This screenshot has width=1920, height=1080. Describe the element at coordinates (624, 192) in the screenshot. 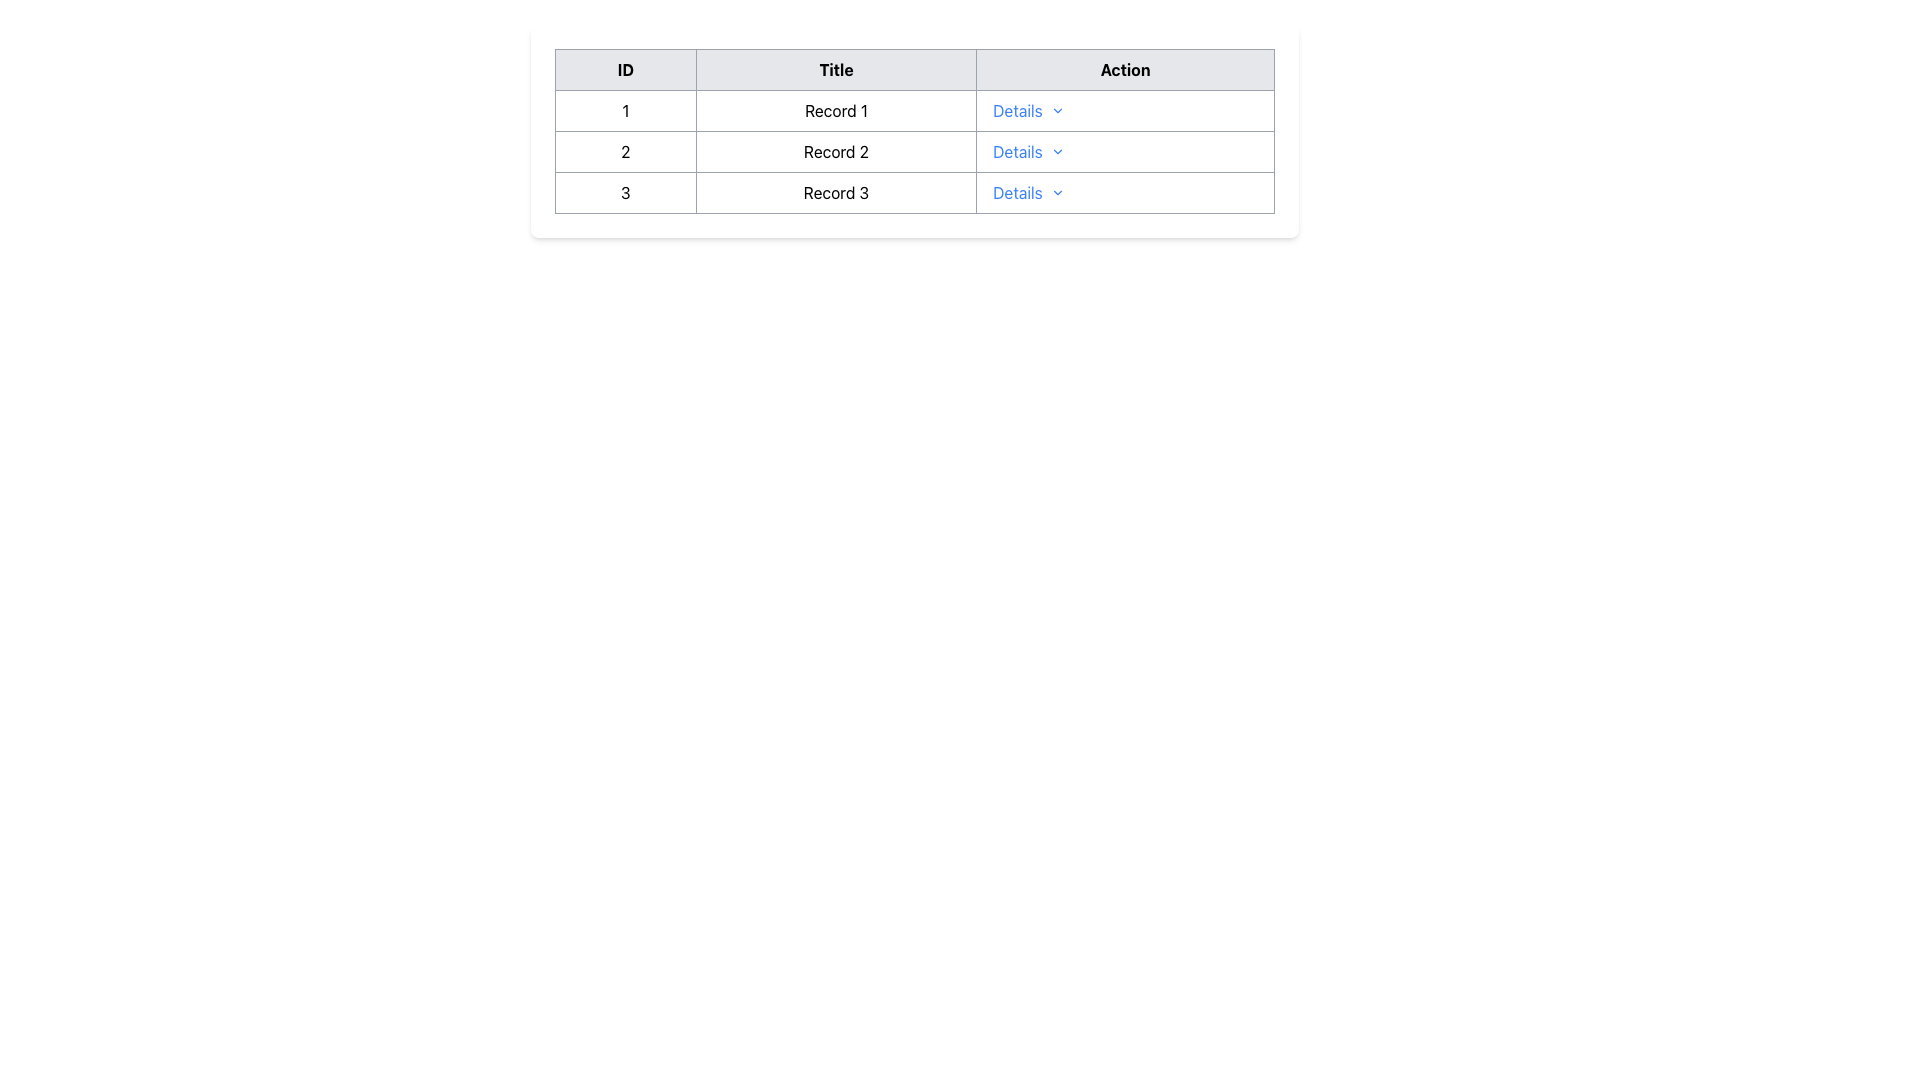

I see `the Text Display Cell containing the numeral '3', which is the first cell in the third row of the table under the 'ID' column header` at that location.